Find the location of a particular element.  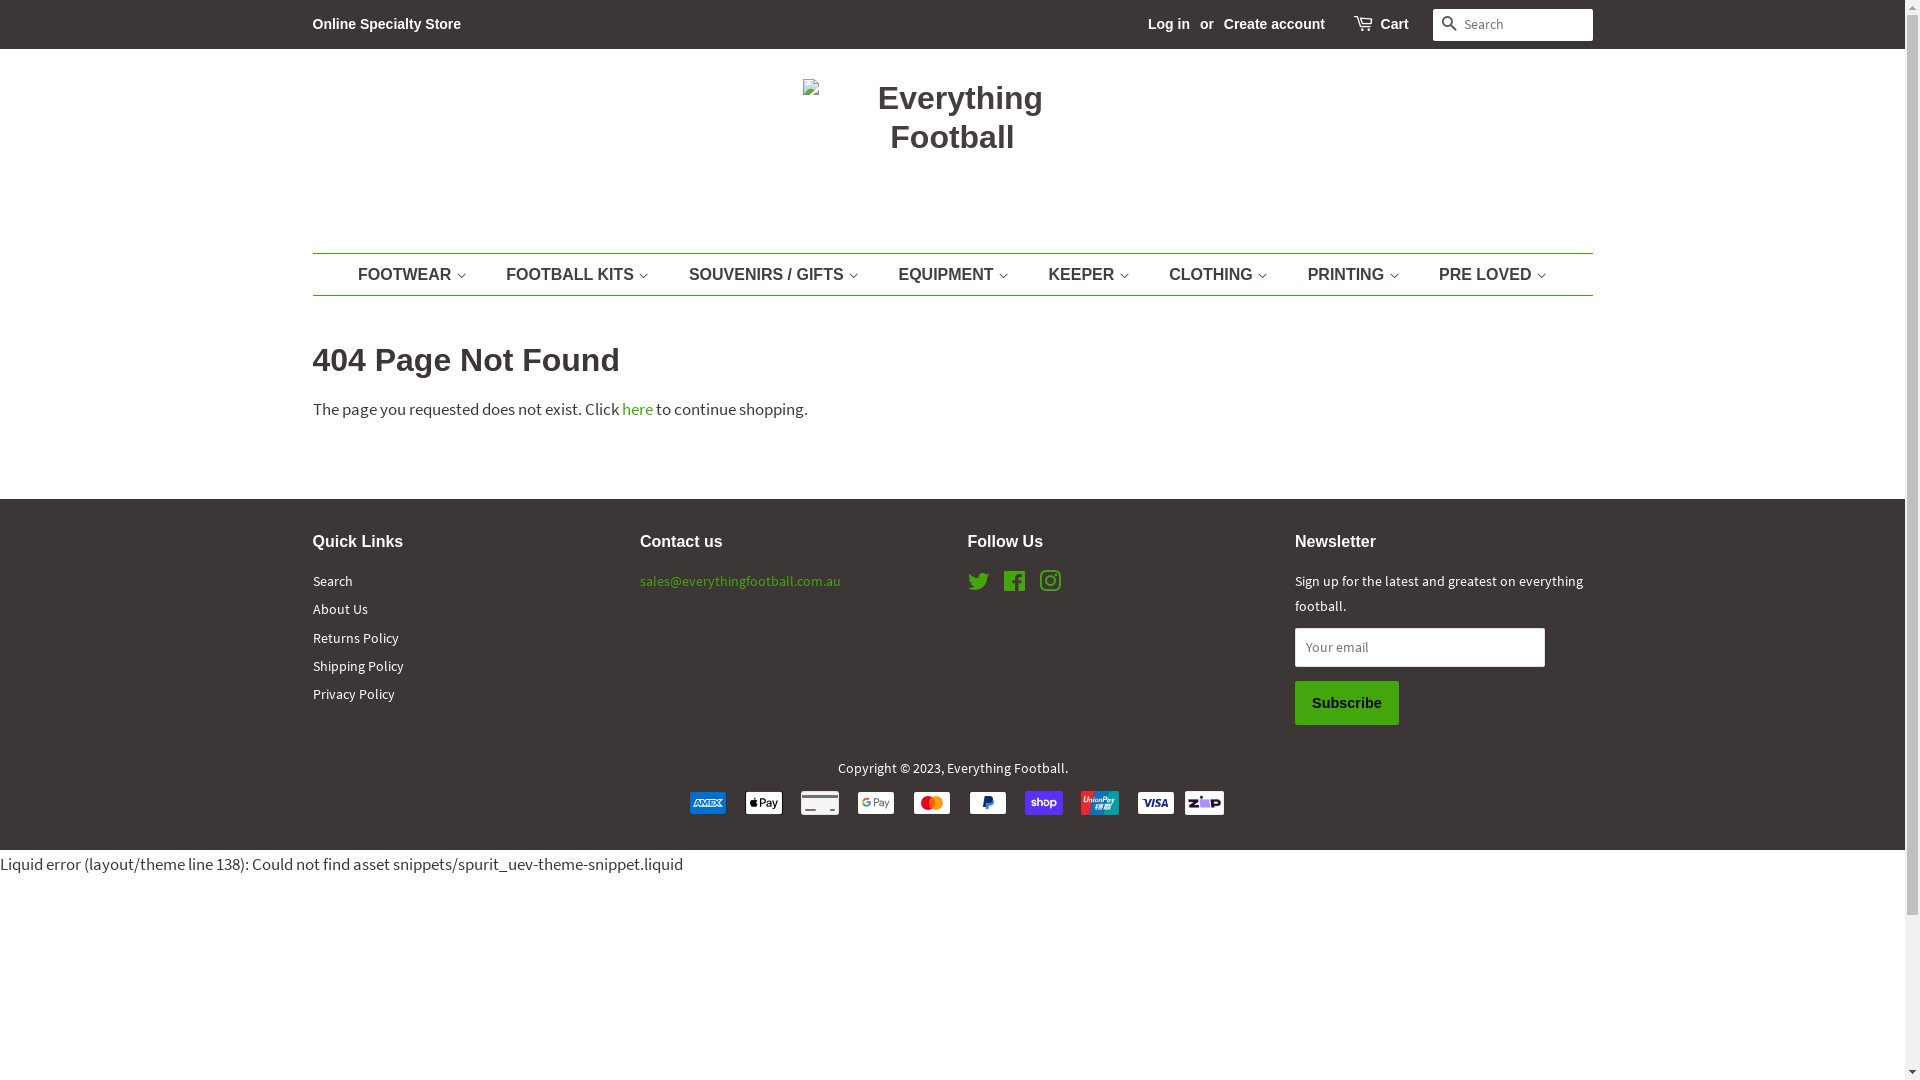

'Twitter' is located at coordinates (968, 585).